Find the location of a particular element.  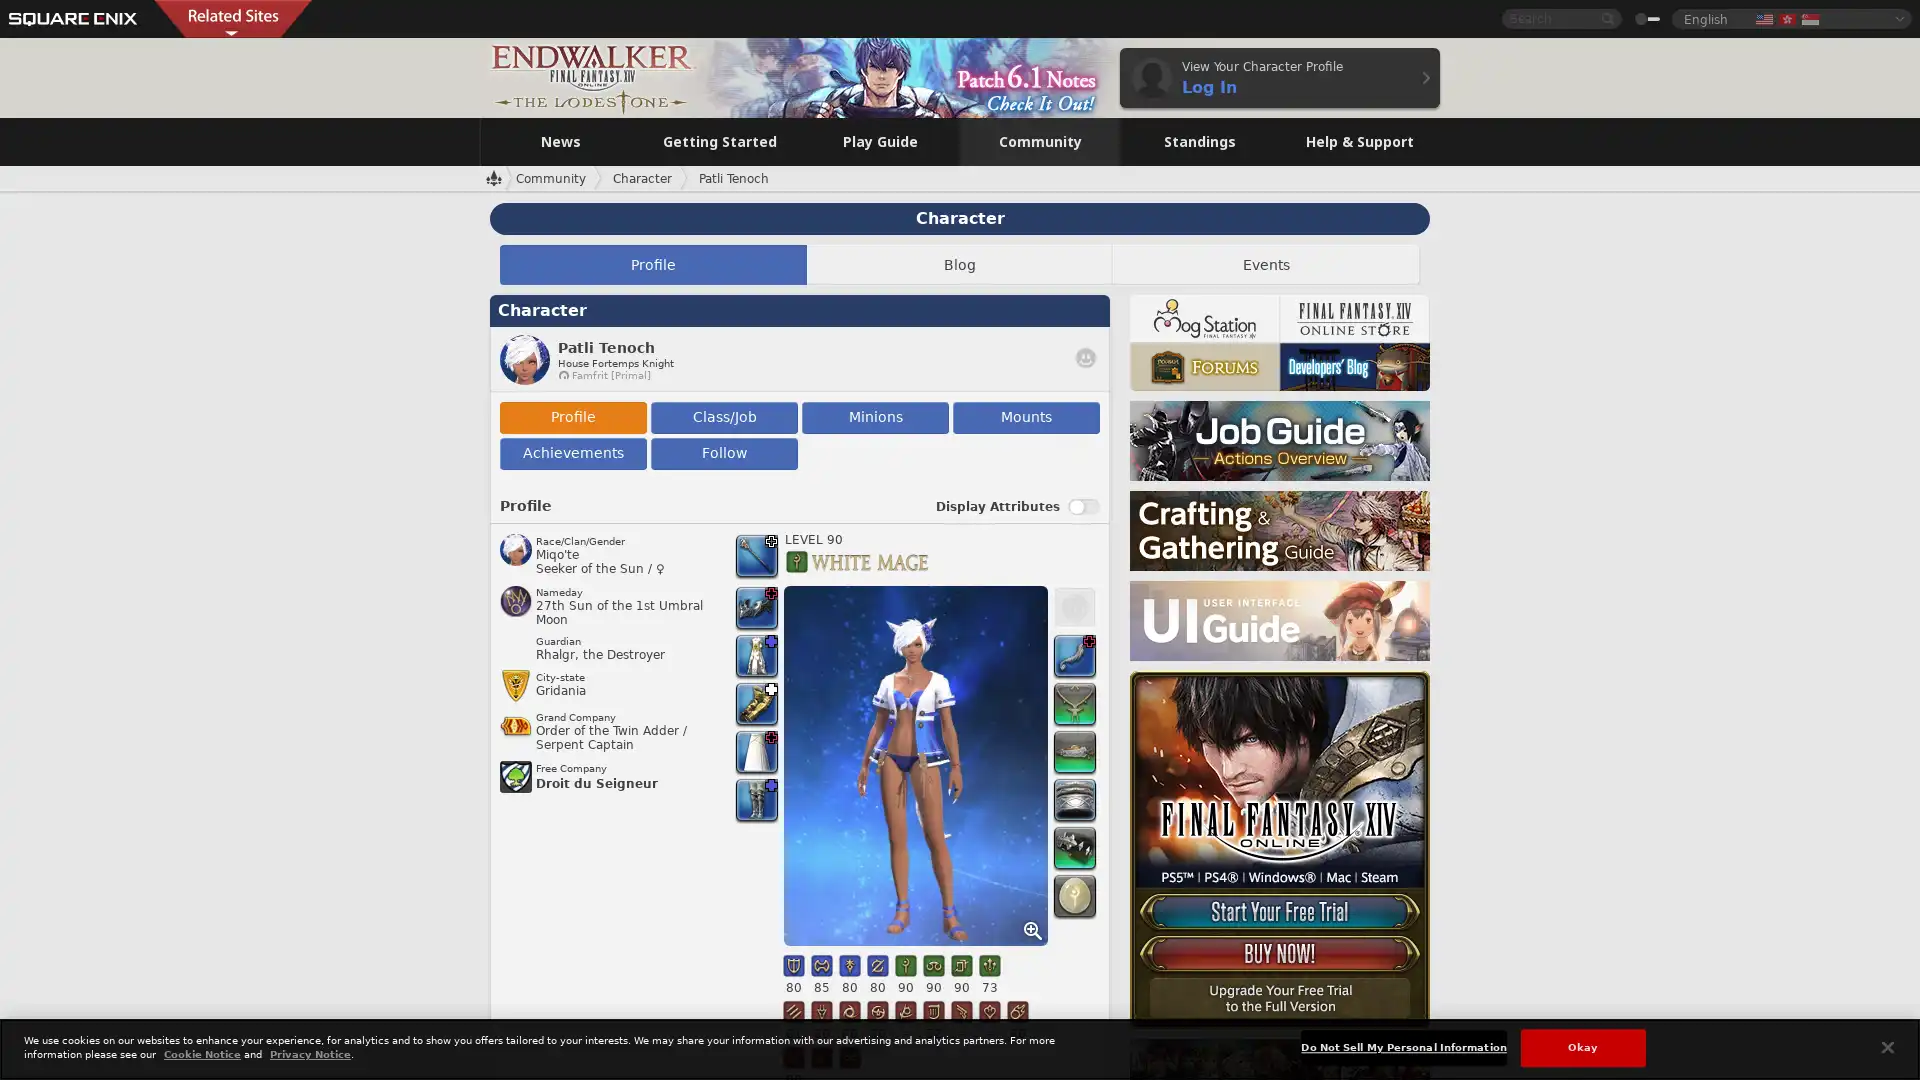

Okay is located at coordinates (1581, 1046).